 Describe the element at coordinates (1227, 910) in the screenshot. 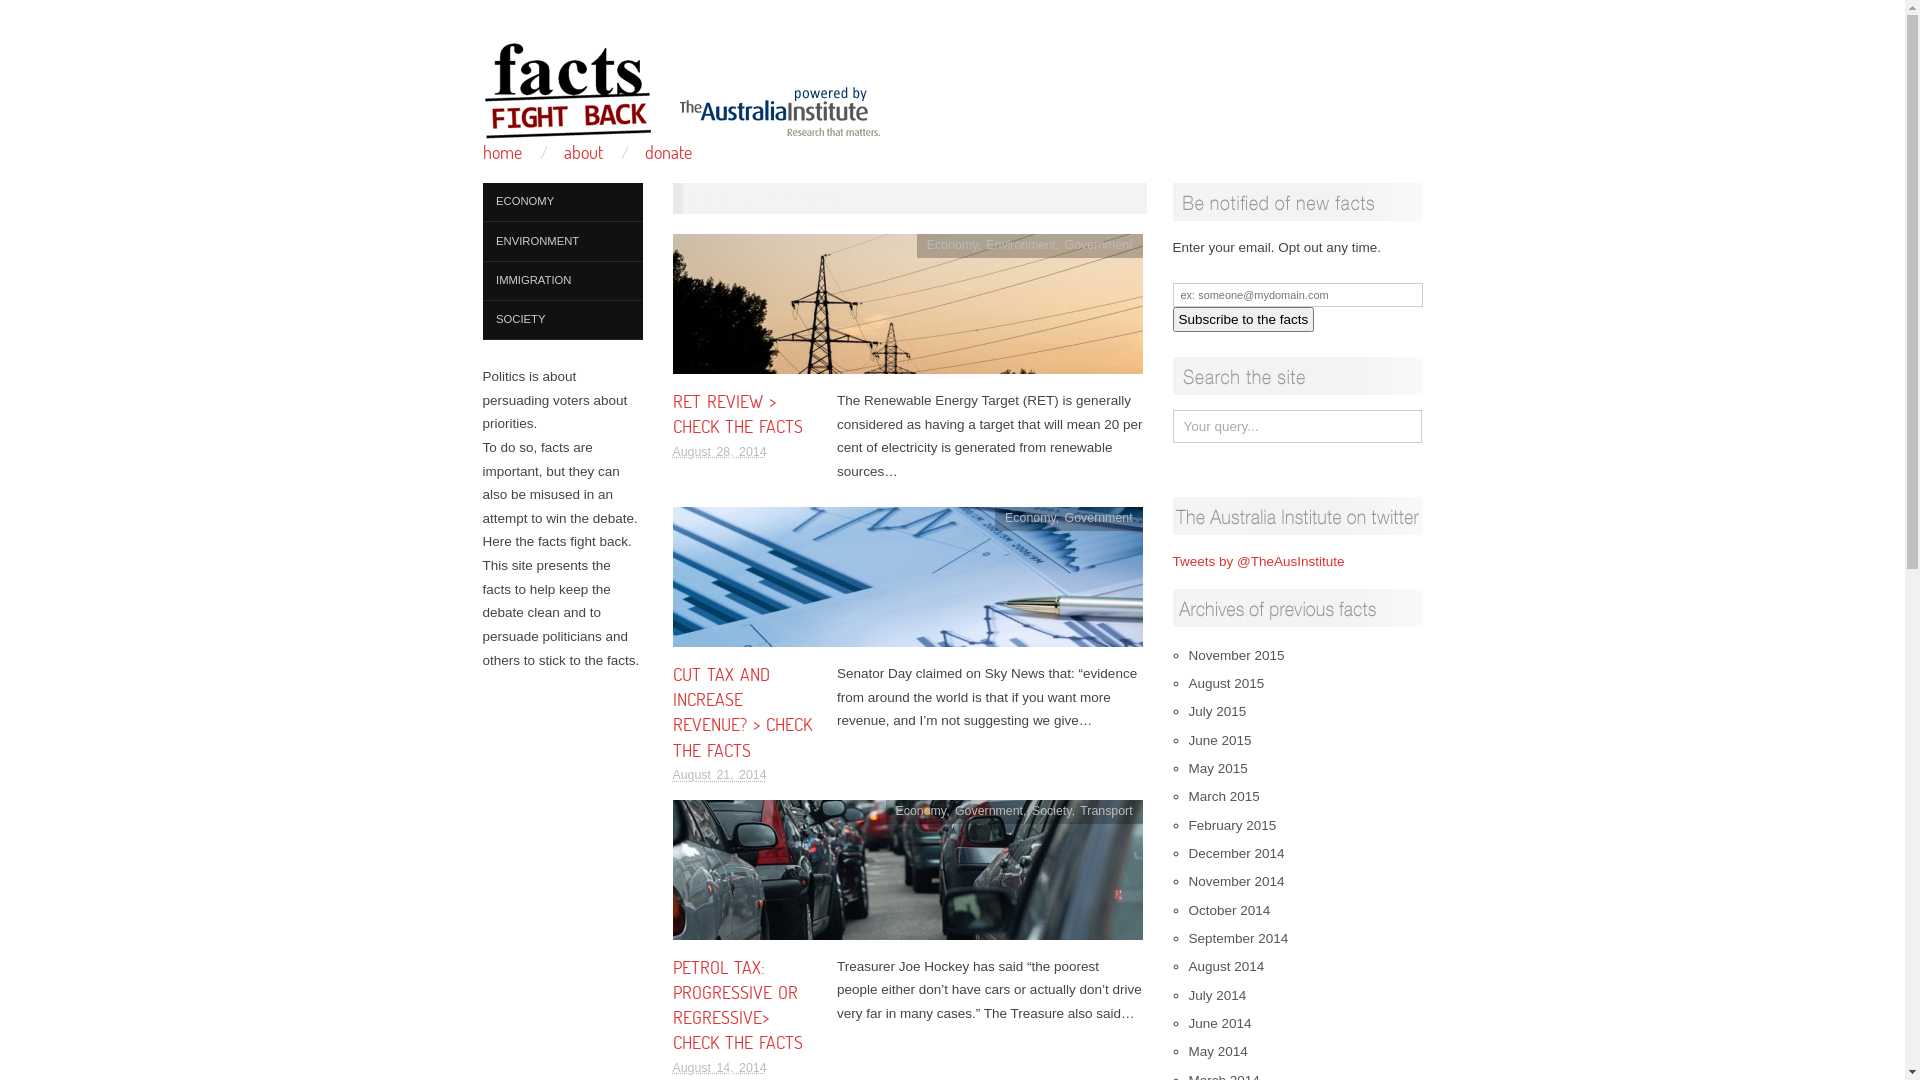

I see `'October 2014'` at that location.